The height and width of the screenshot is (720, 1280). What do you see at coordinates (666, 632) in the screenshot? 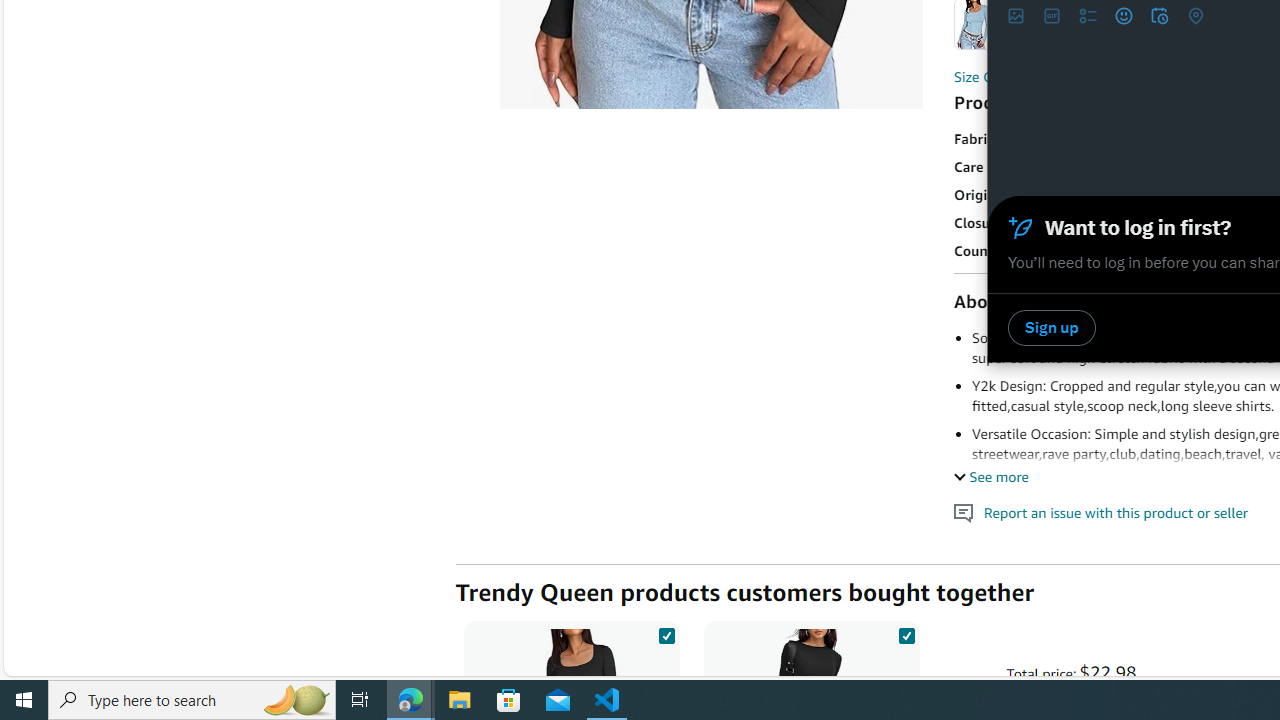
I see `'AutomationID: thematicBundleCheck-1'` at bounding box center [666, 632].